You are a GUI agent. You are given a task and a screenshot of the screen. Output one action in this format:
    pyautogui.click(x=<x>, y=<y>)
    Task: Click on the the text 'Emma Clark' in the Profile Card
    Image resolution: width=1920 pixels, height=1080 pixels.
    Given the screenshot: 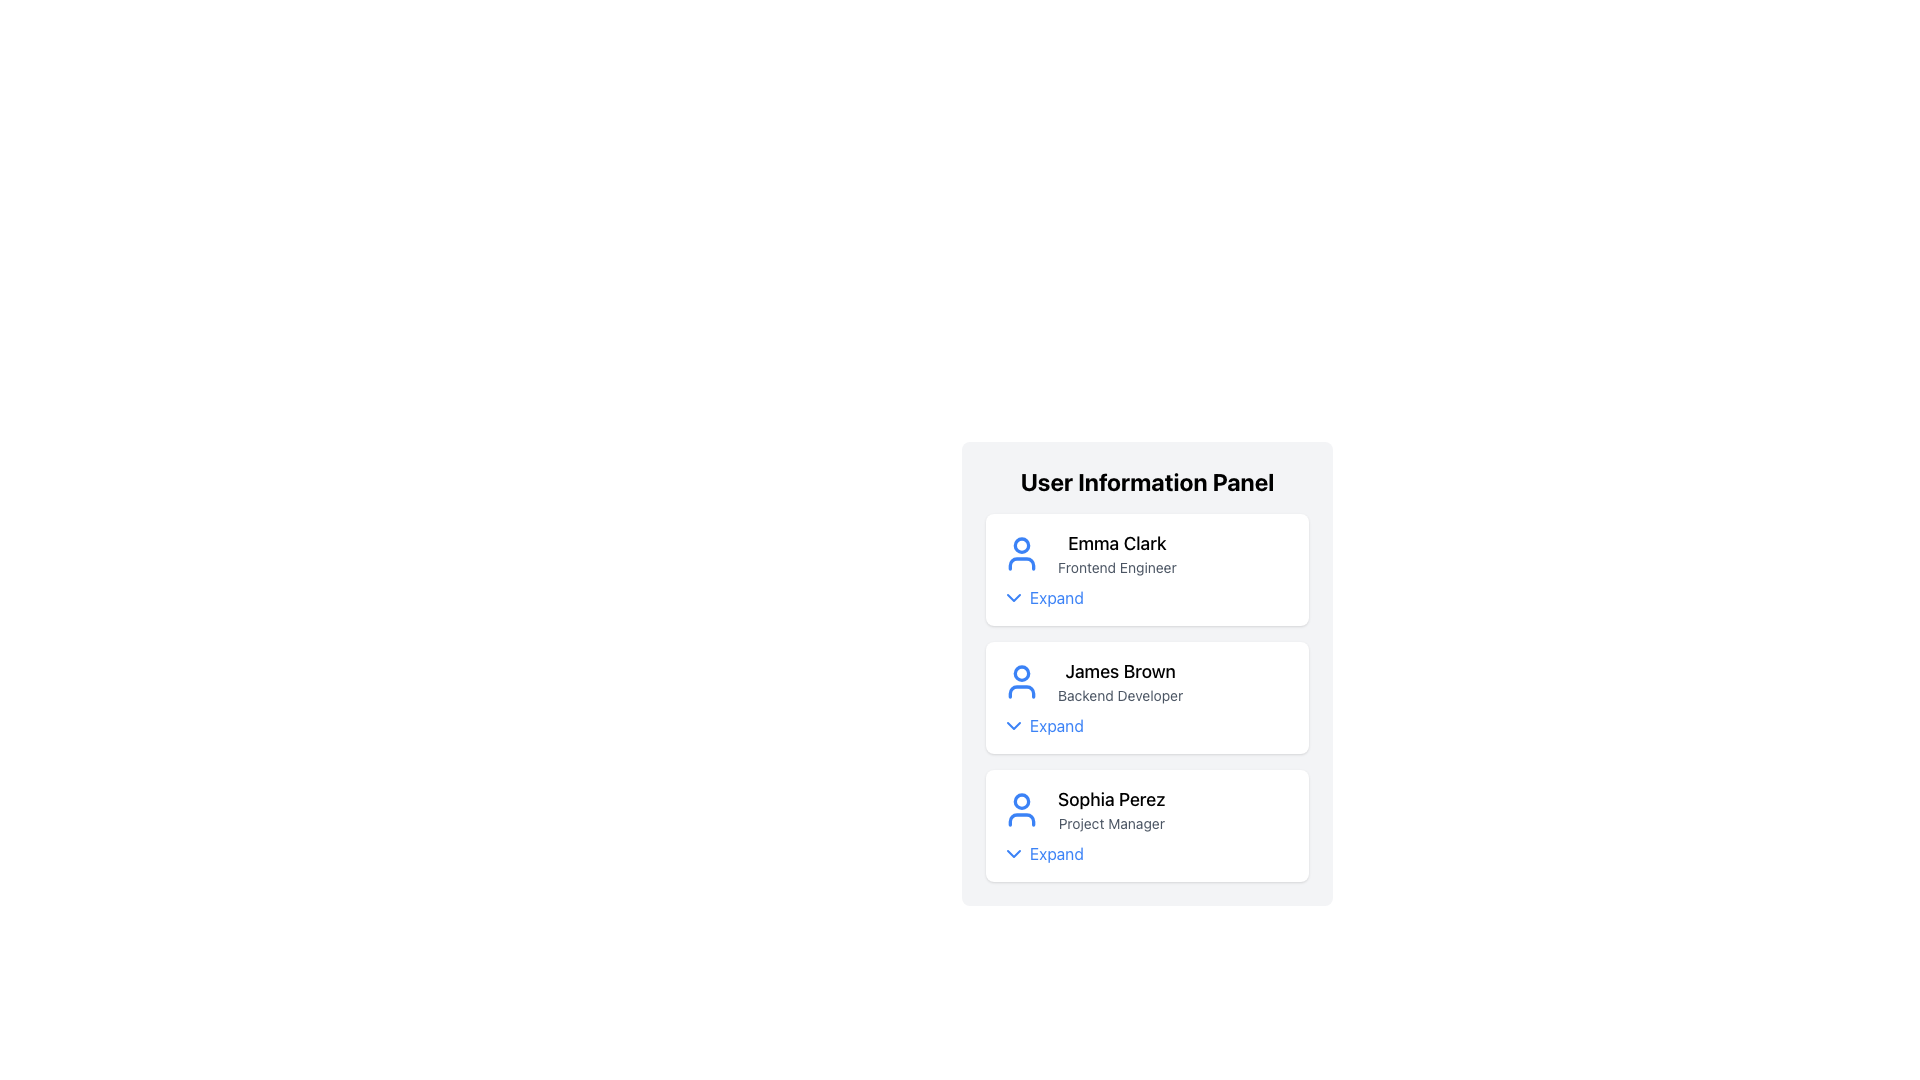 What is the action you would take?
    pyautogui.click(x=1147, y=554)
    